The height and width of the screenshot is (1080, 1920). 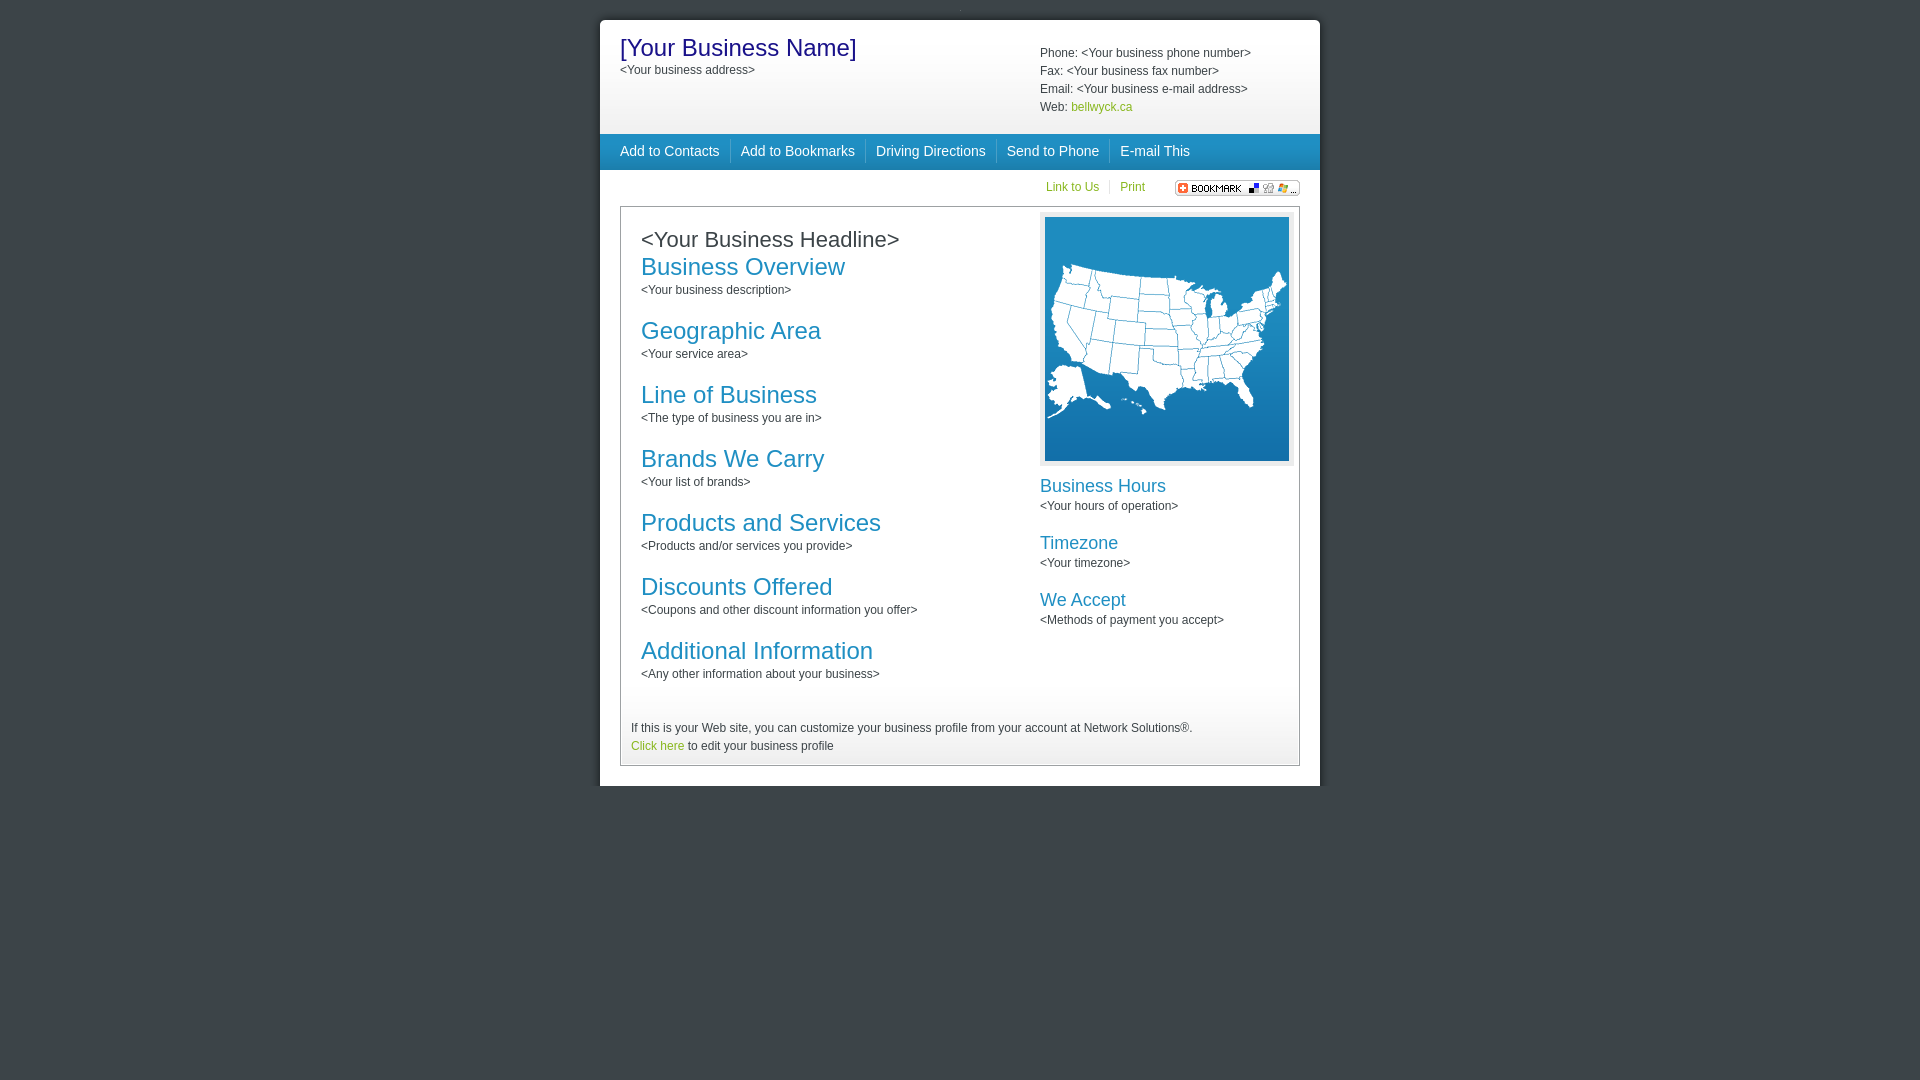 I want to click on 'Print', so click(x=1132, y=186).